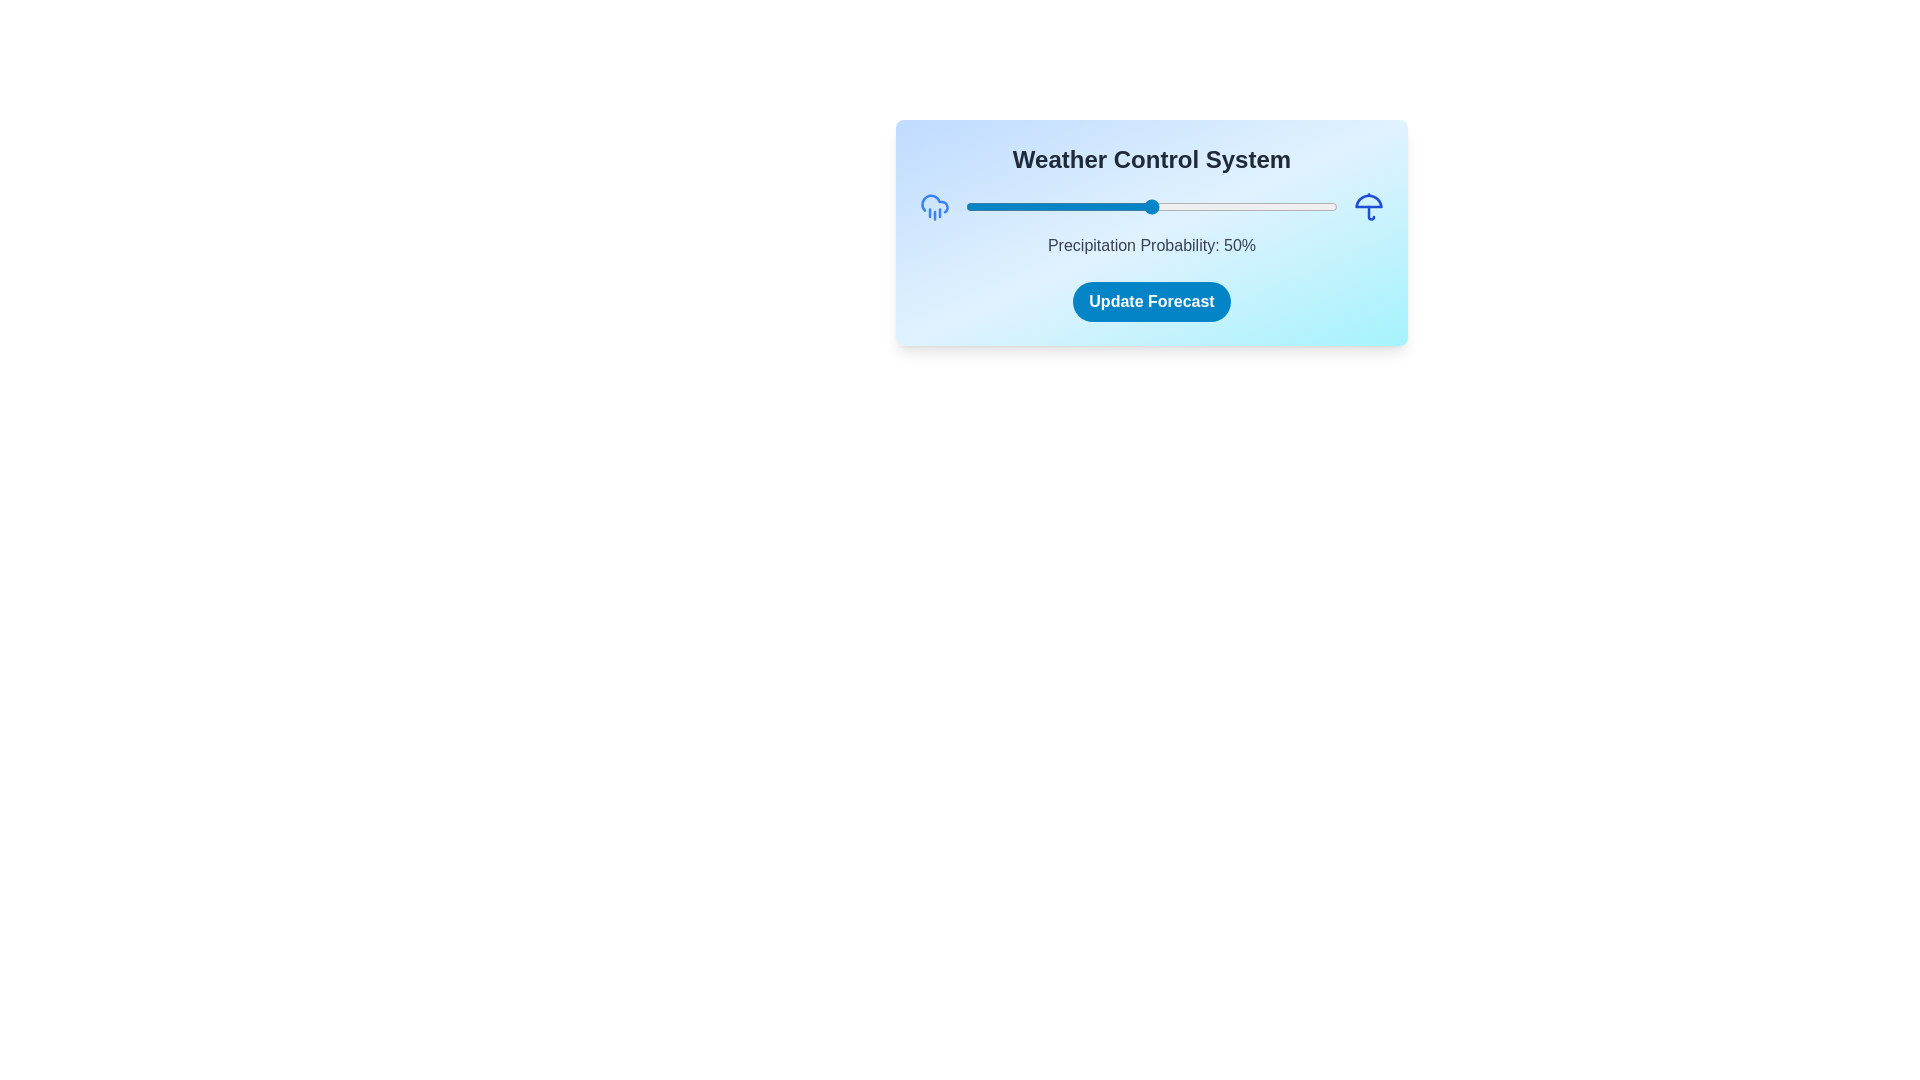 Image resolution: width=1920 pixels, height=1080 pixels. What do you see at coordinates (1334, 207) in the screenshot?
I see `the precipitation probability slider to 99%` at bounding box center [1334, 207].